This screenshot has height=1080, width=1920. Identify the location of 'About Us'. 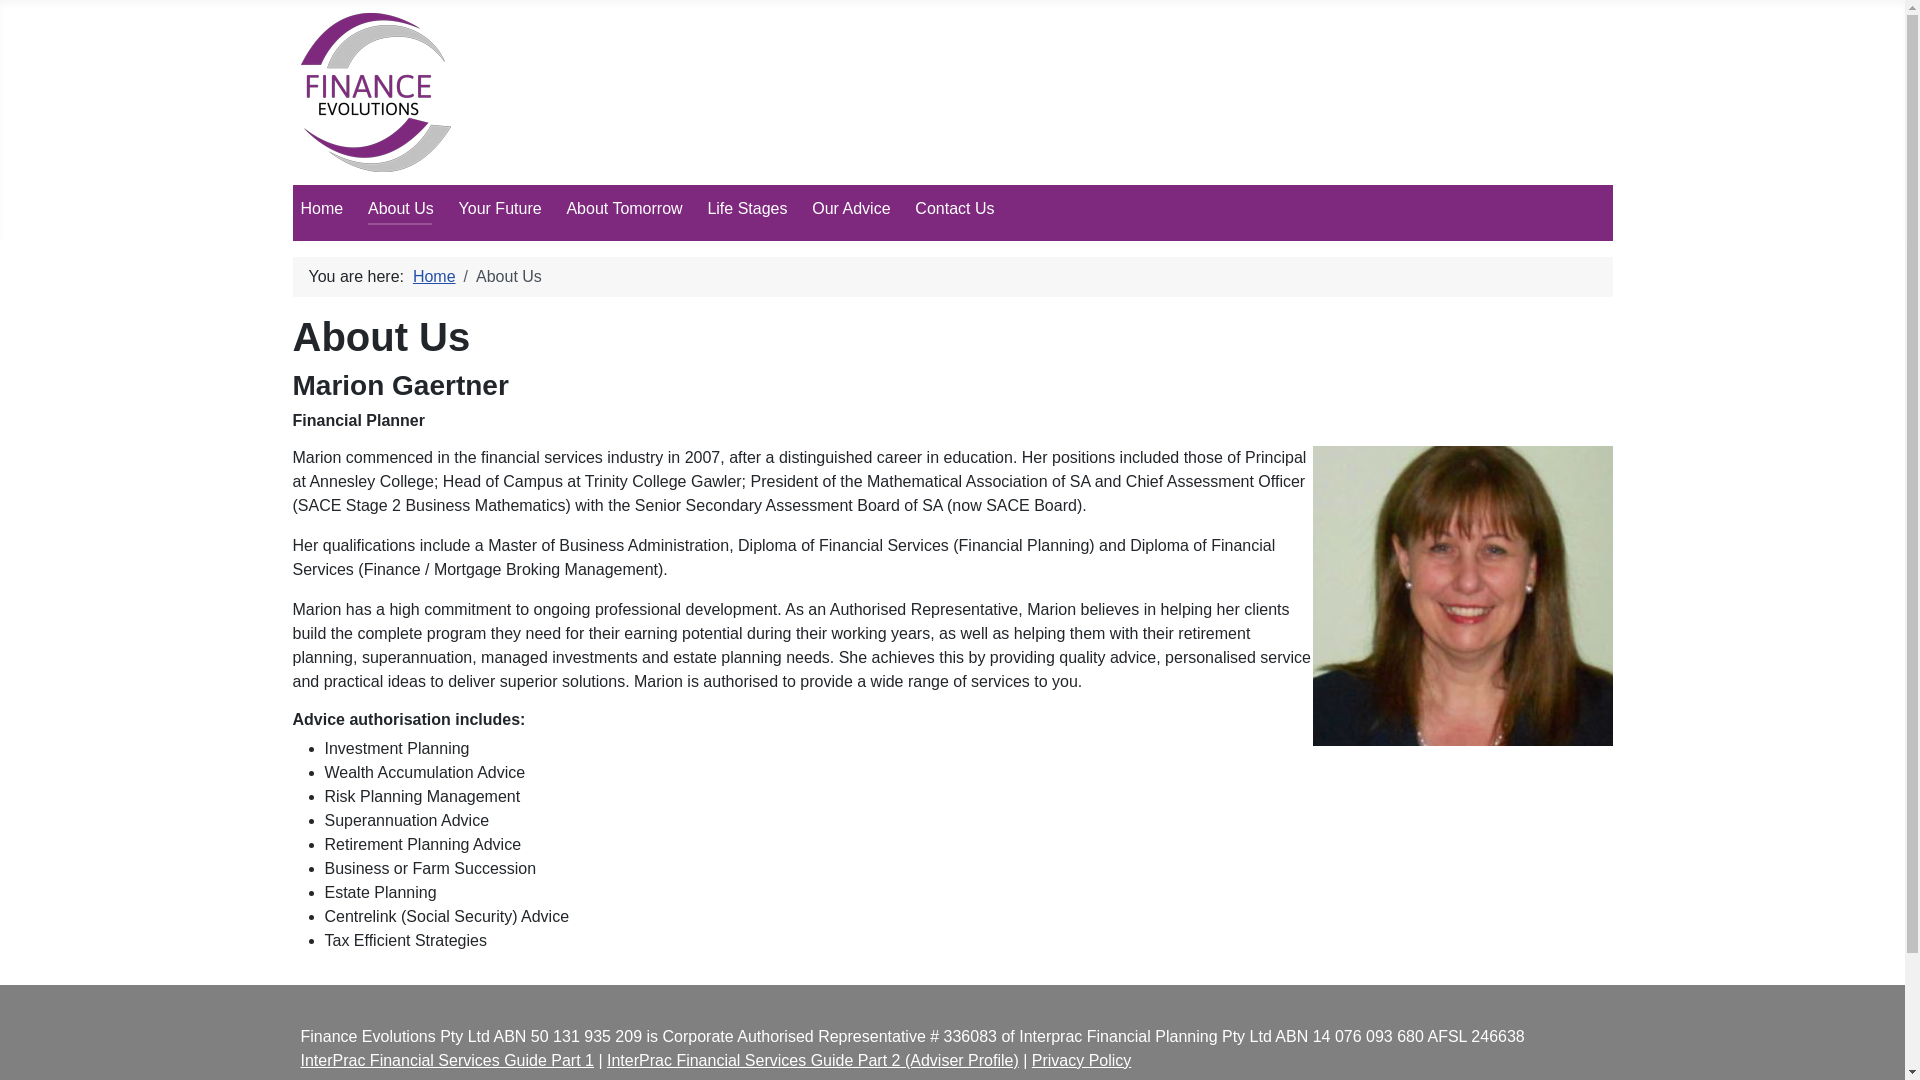
(368, 208).